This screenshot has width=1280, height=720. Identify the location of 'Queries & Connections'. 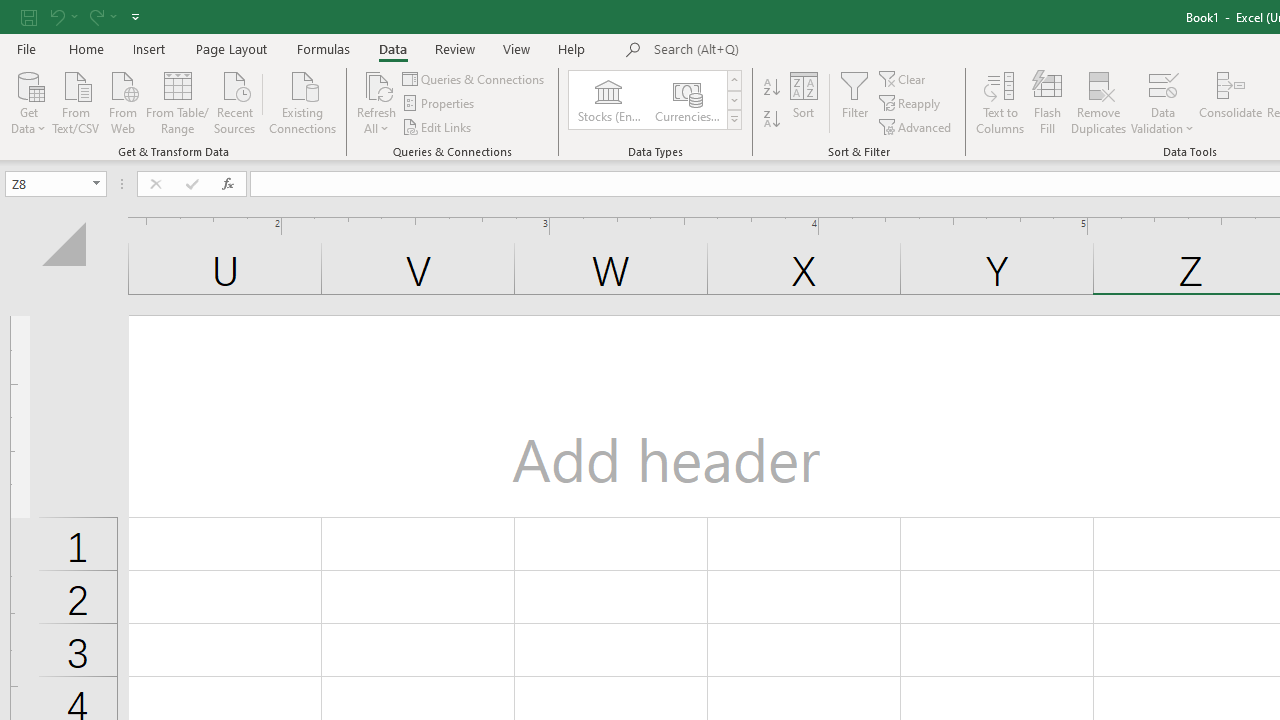
(473, 78).